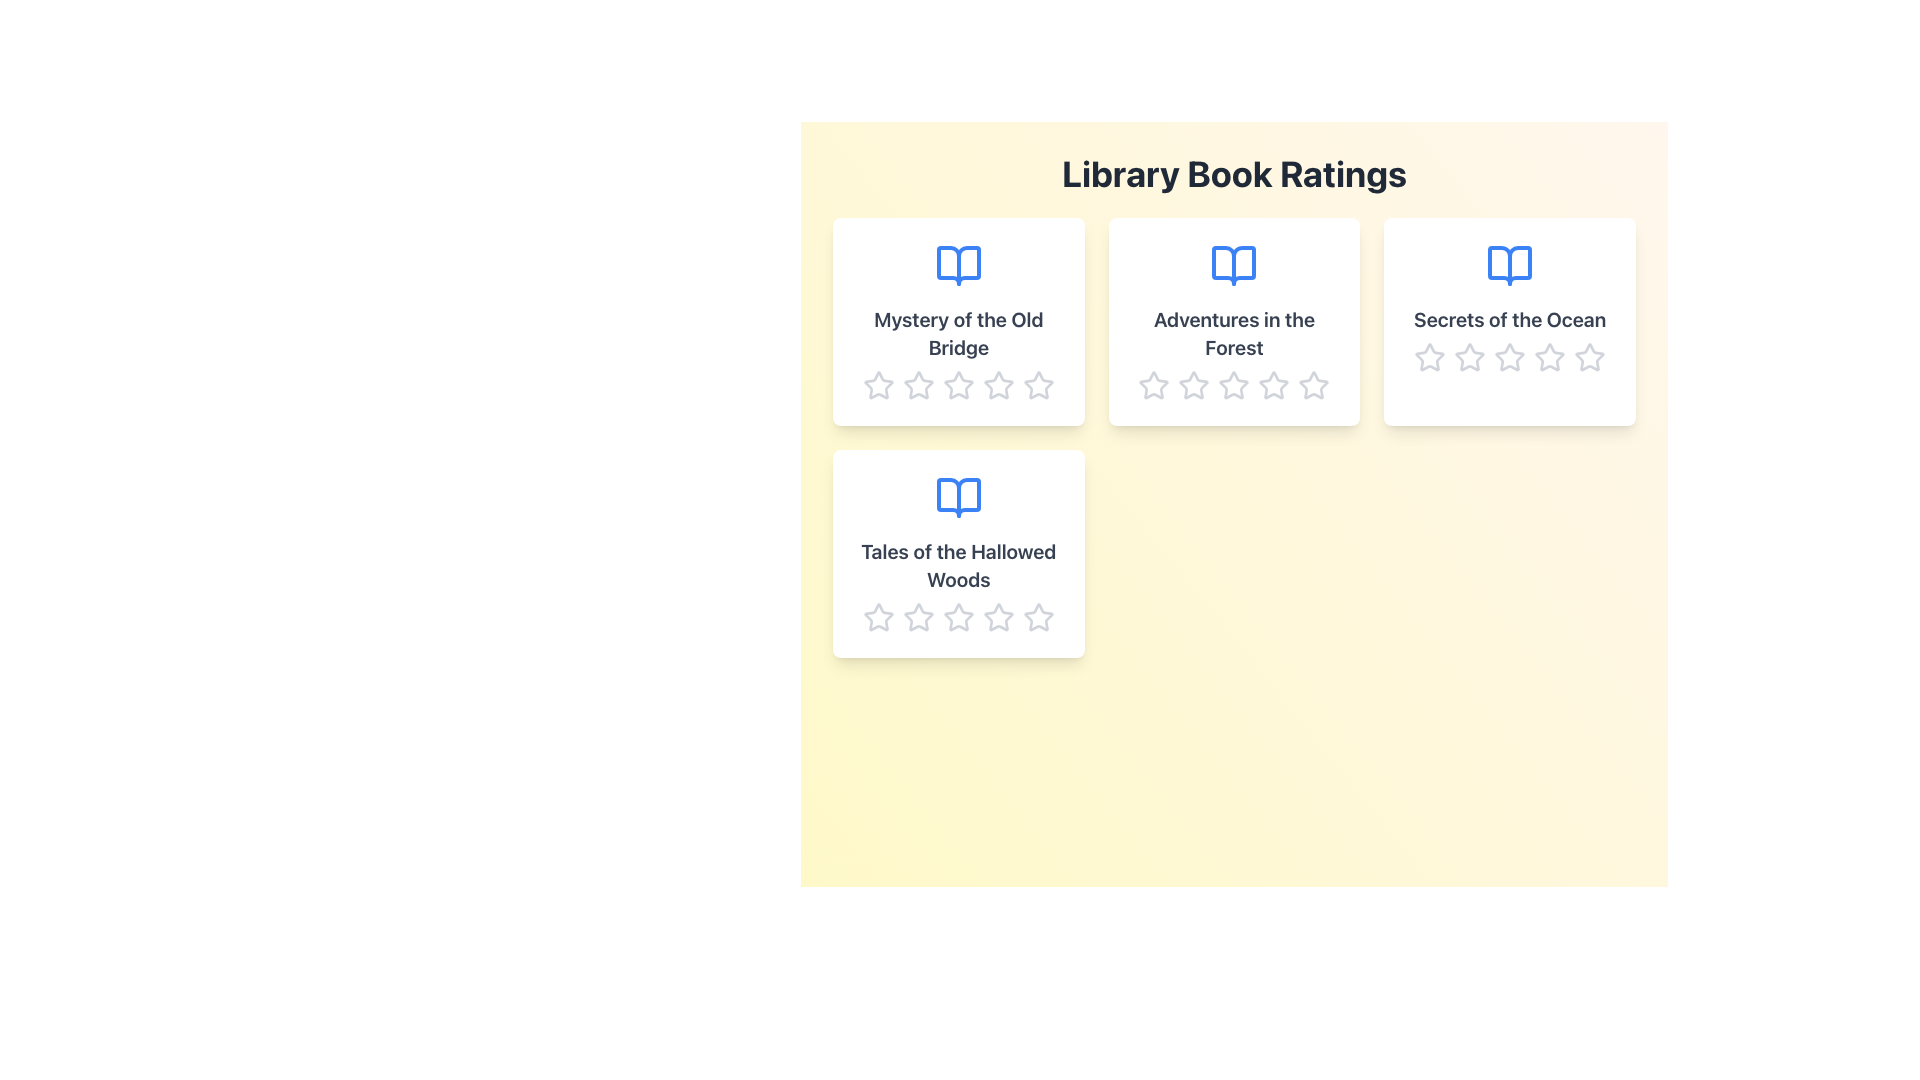 The width and height of the screenshot is (1920, 1080). Describe the element at coordinates (957, 616) in the screenshot. I see `the fourth star icon in the star rating component` at that location.